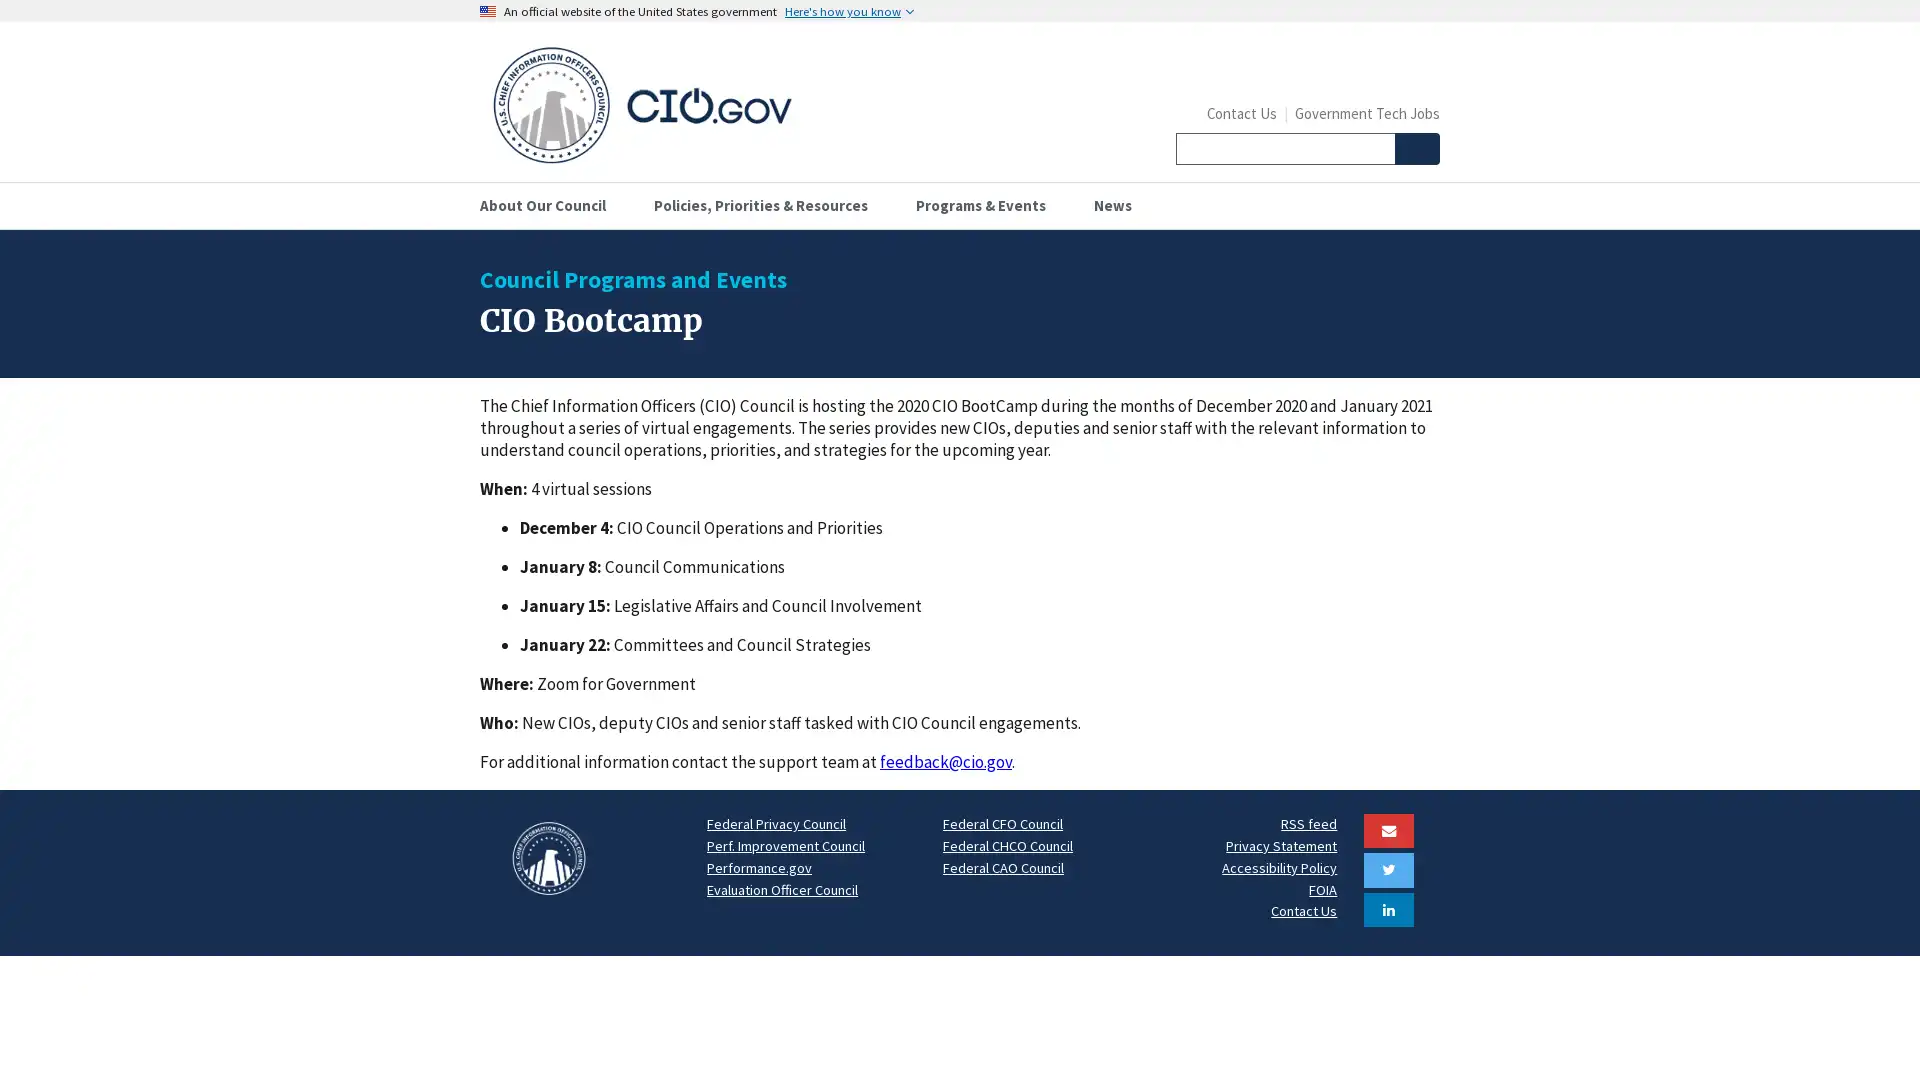  Describe the element at coordinates (767, 205) in the screenshot. I see `Policies, Priorities & Resources` at that location.